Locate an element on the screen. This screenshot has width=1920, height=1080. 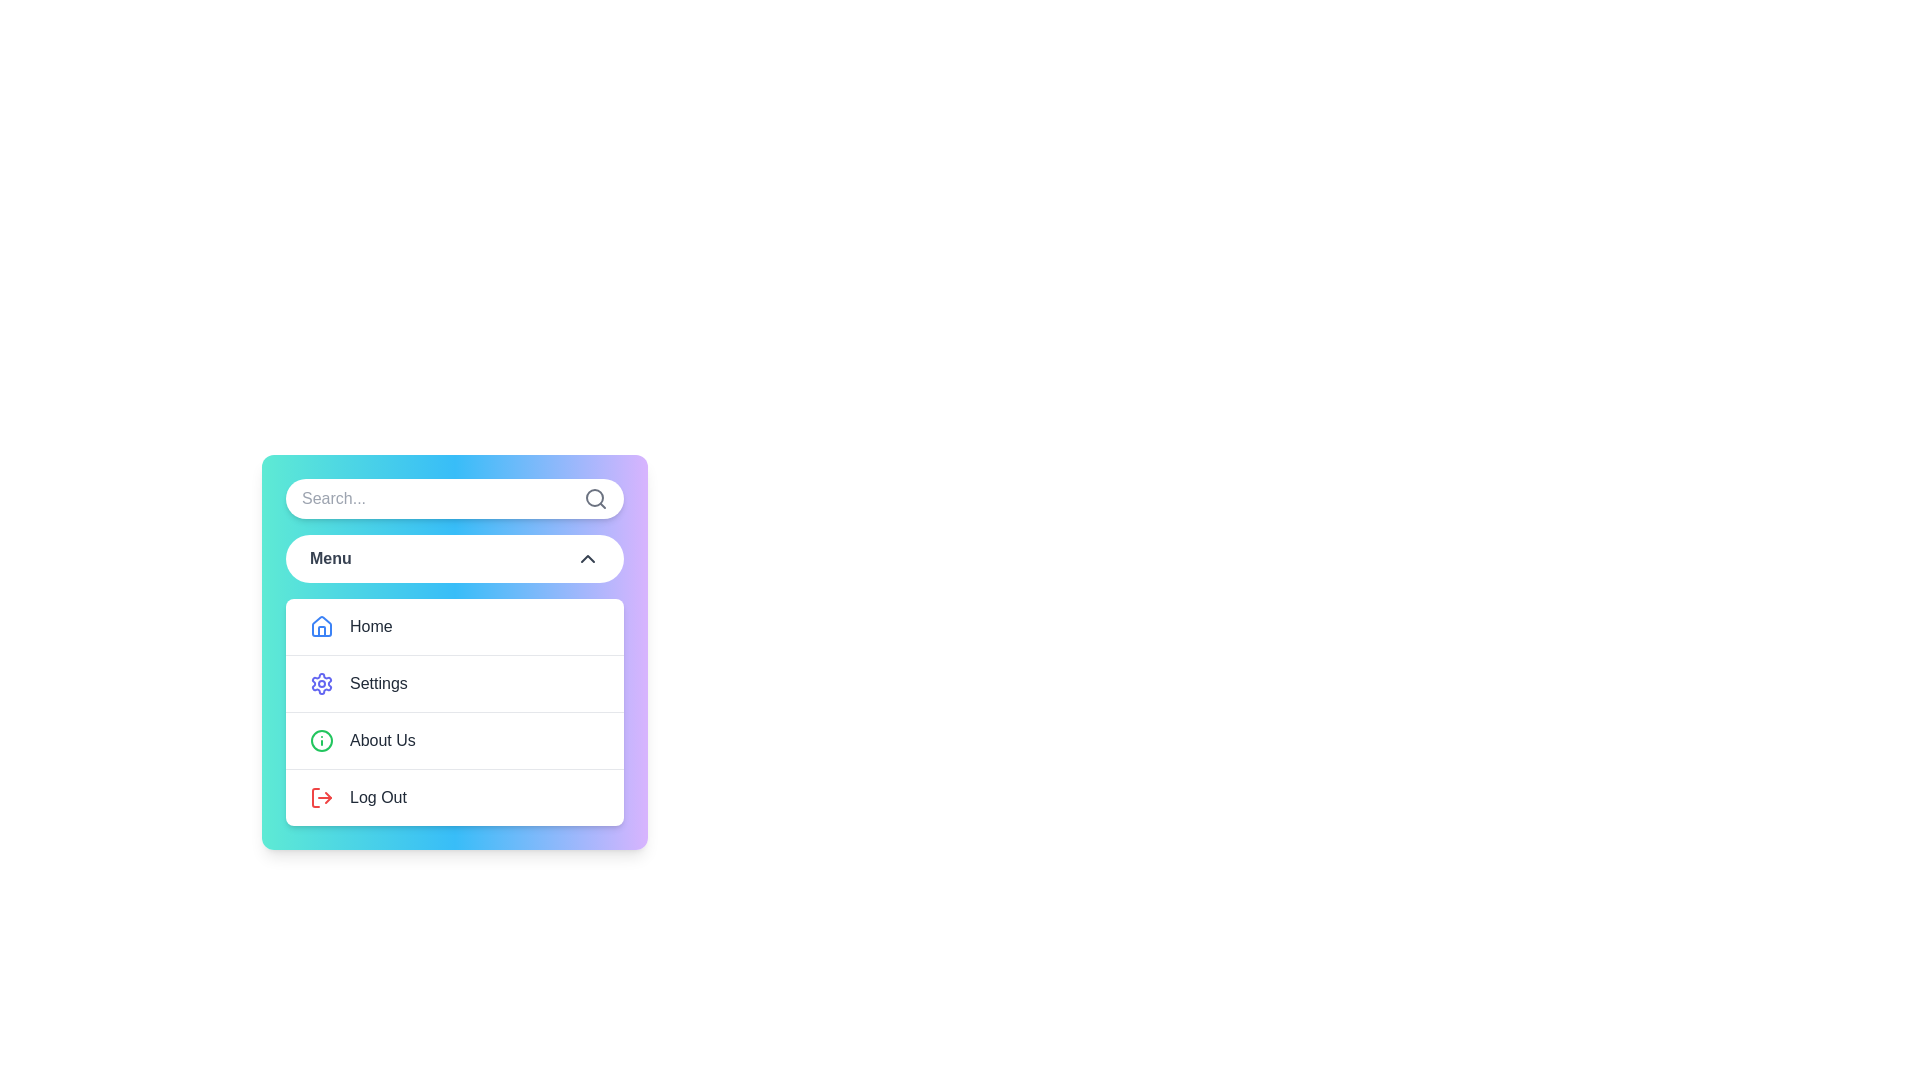
the 'Logout' menu option, which is the last item in the vertical list of menu options, to log out of the application is located at coordinates (454, 796).